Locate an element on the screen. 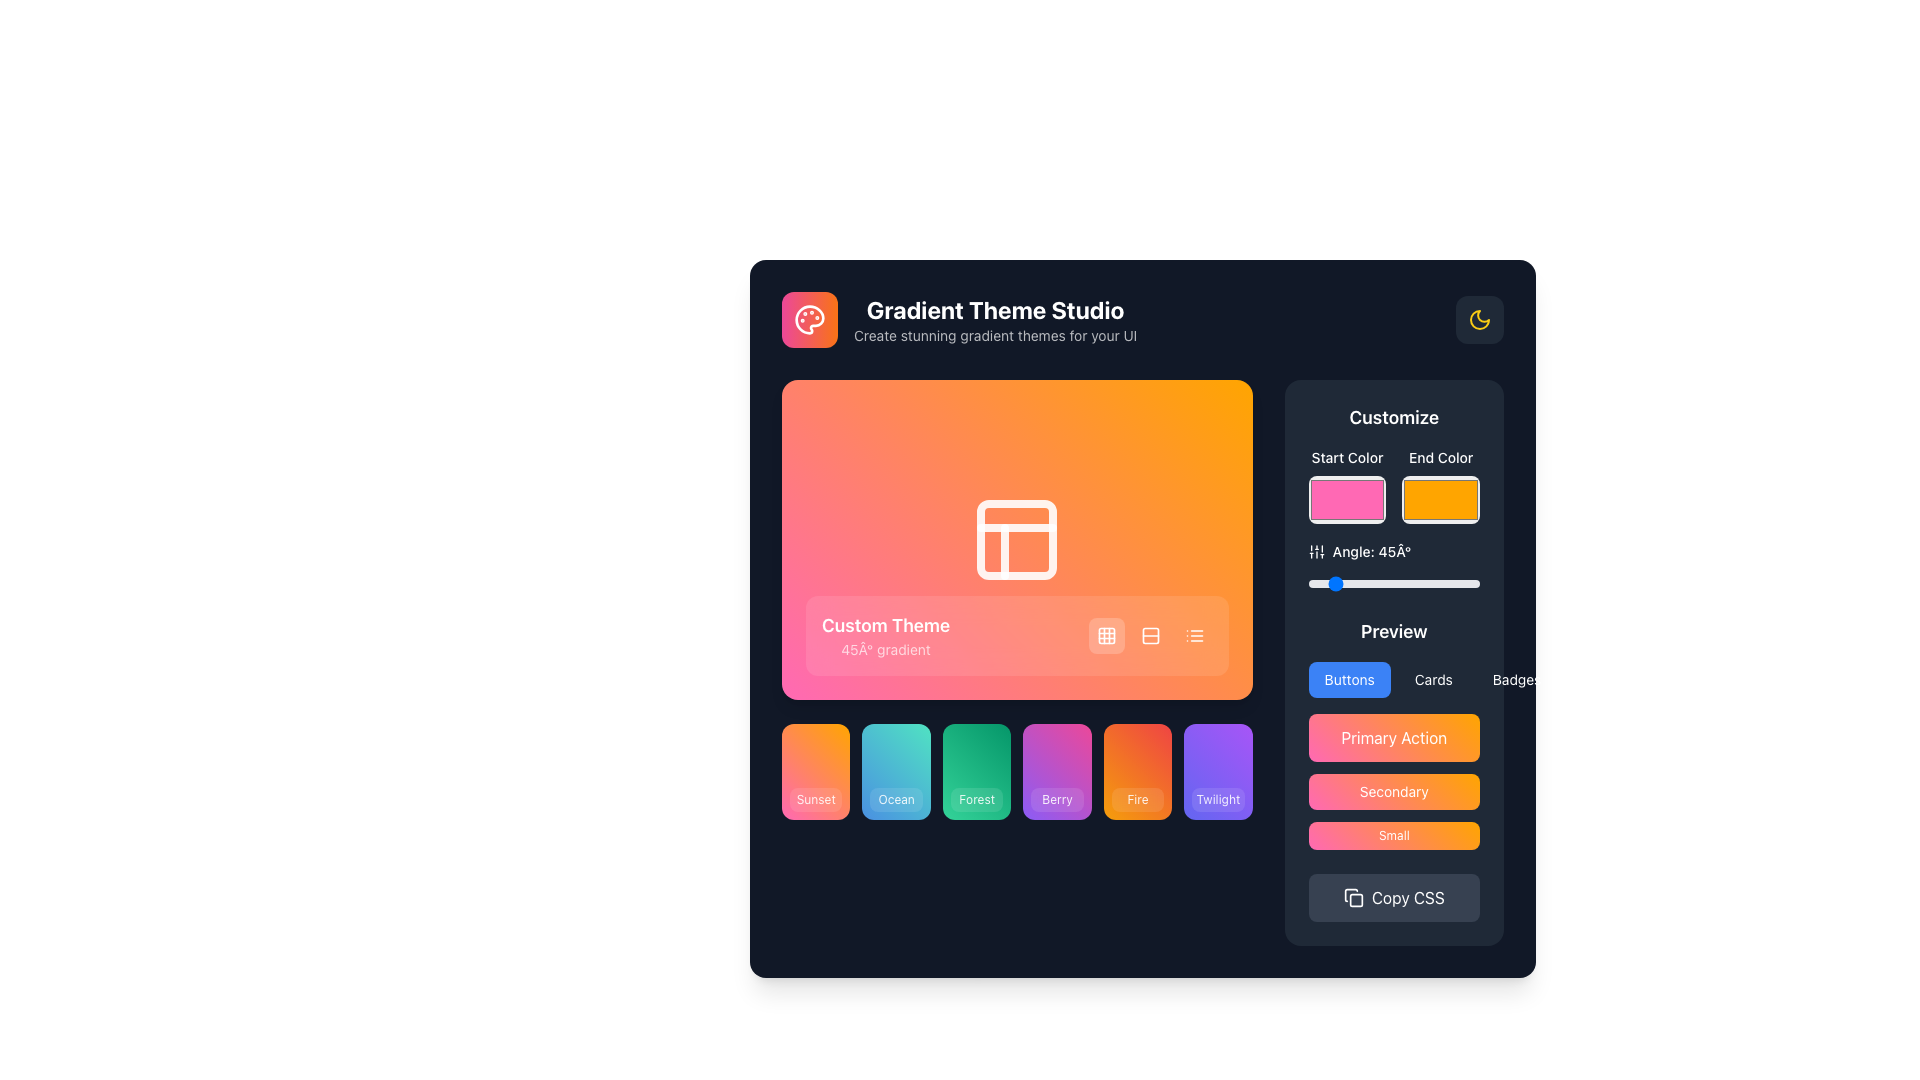 Image resolution: width=1920 pixels, height=1080 pixels. the Header with subtitle that reads 'Gradient Theme Studio' is located at coordinates (995, 319).